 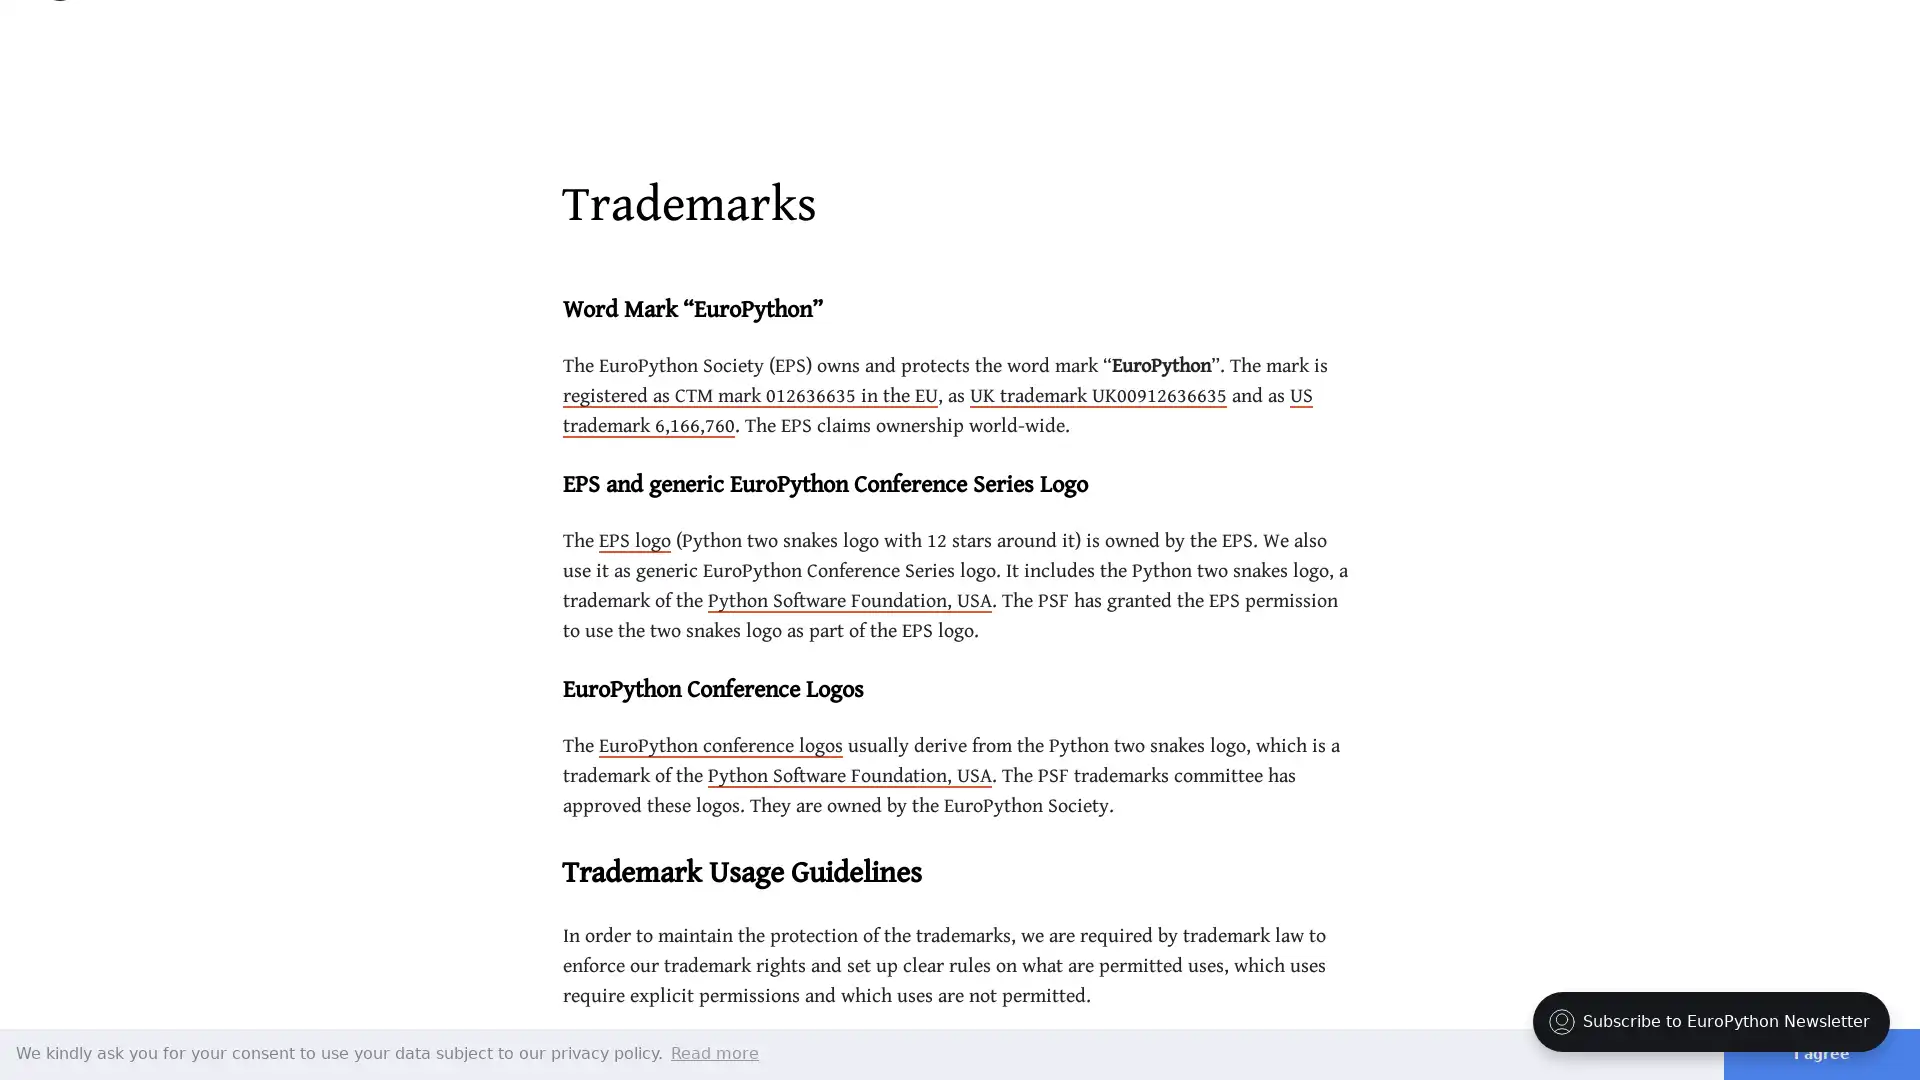 What do you see at coordinates (1761, 39) in the screenshot?
I see `Sign in` at bounding box center [1761, 39].